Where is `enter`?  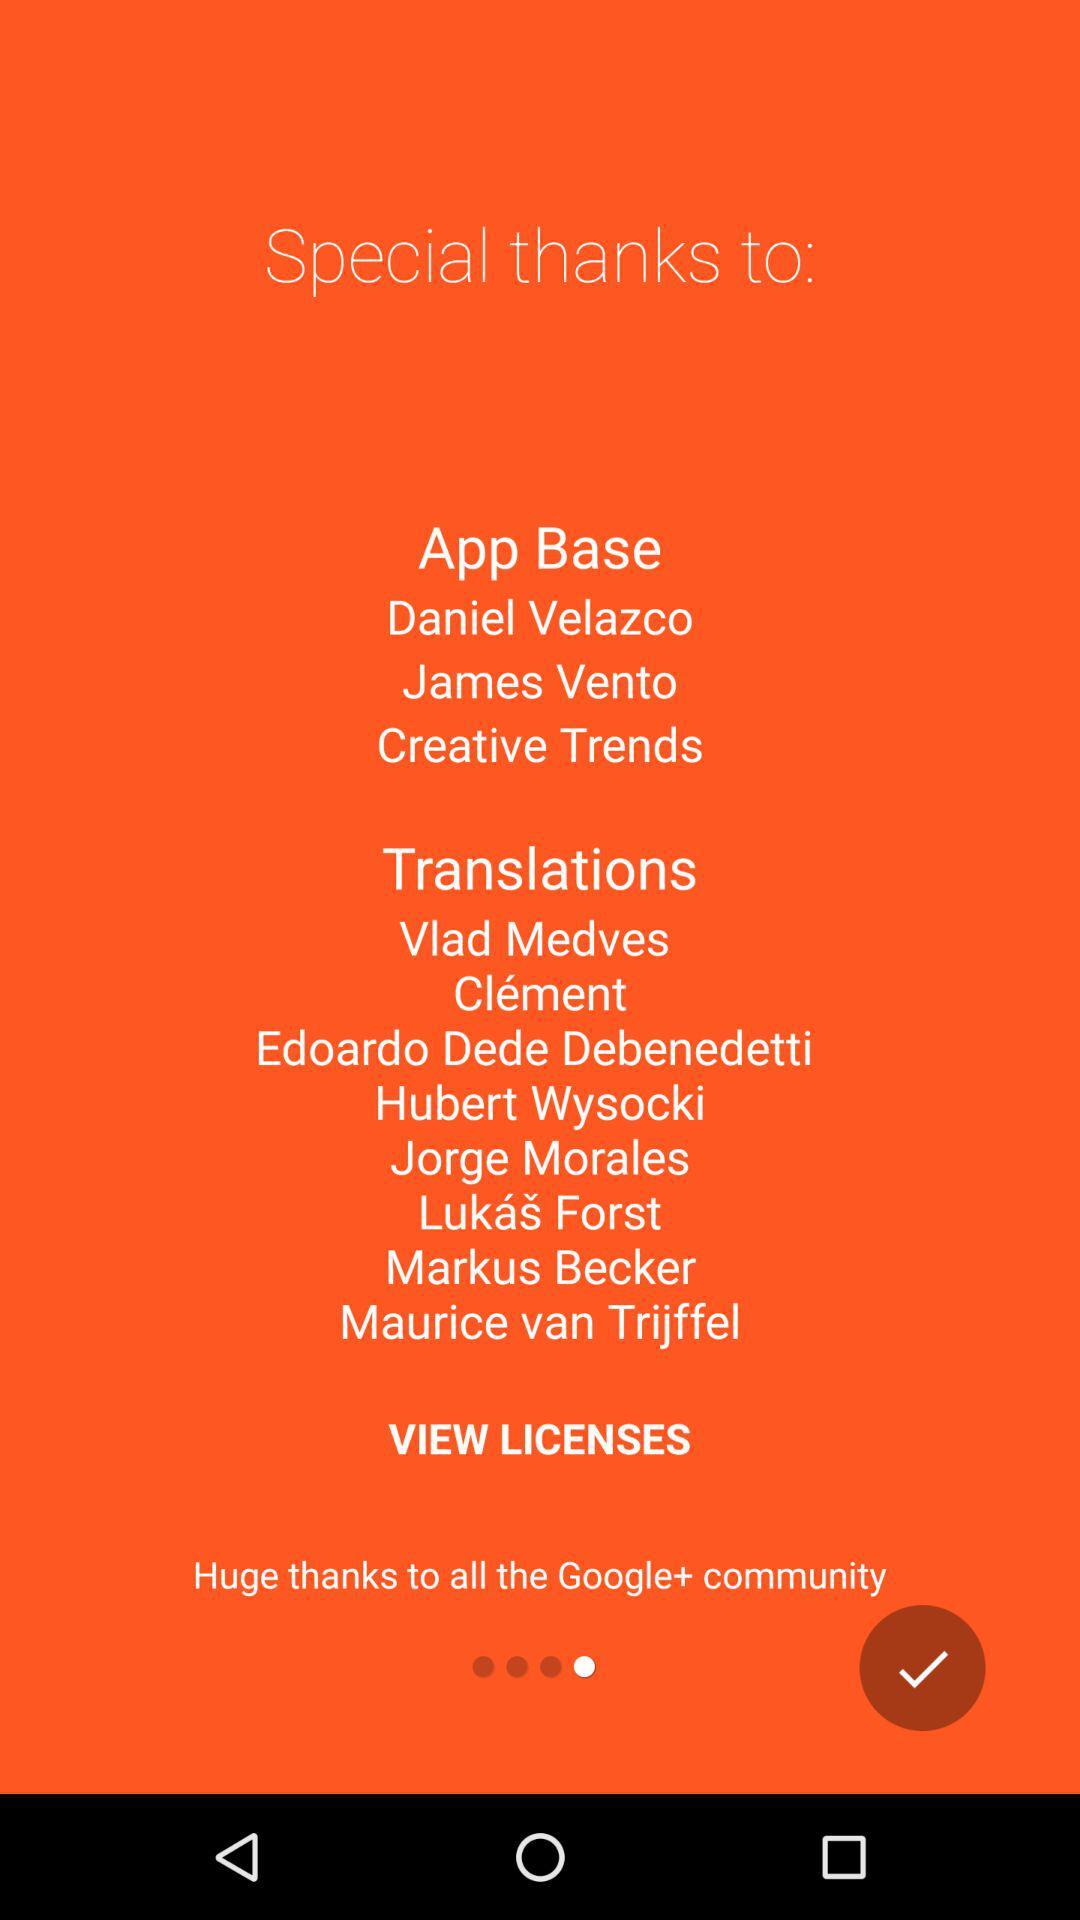 enter is located at coordinates (922, 1667).